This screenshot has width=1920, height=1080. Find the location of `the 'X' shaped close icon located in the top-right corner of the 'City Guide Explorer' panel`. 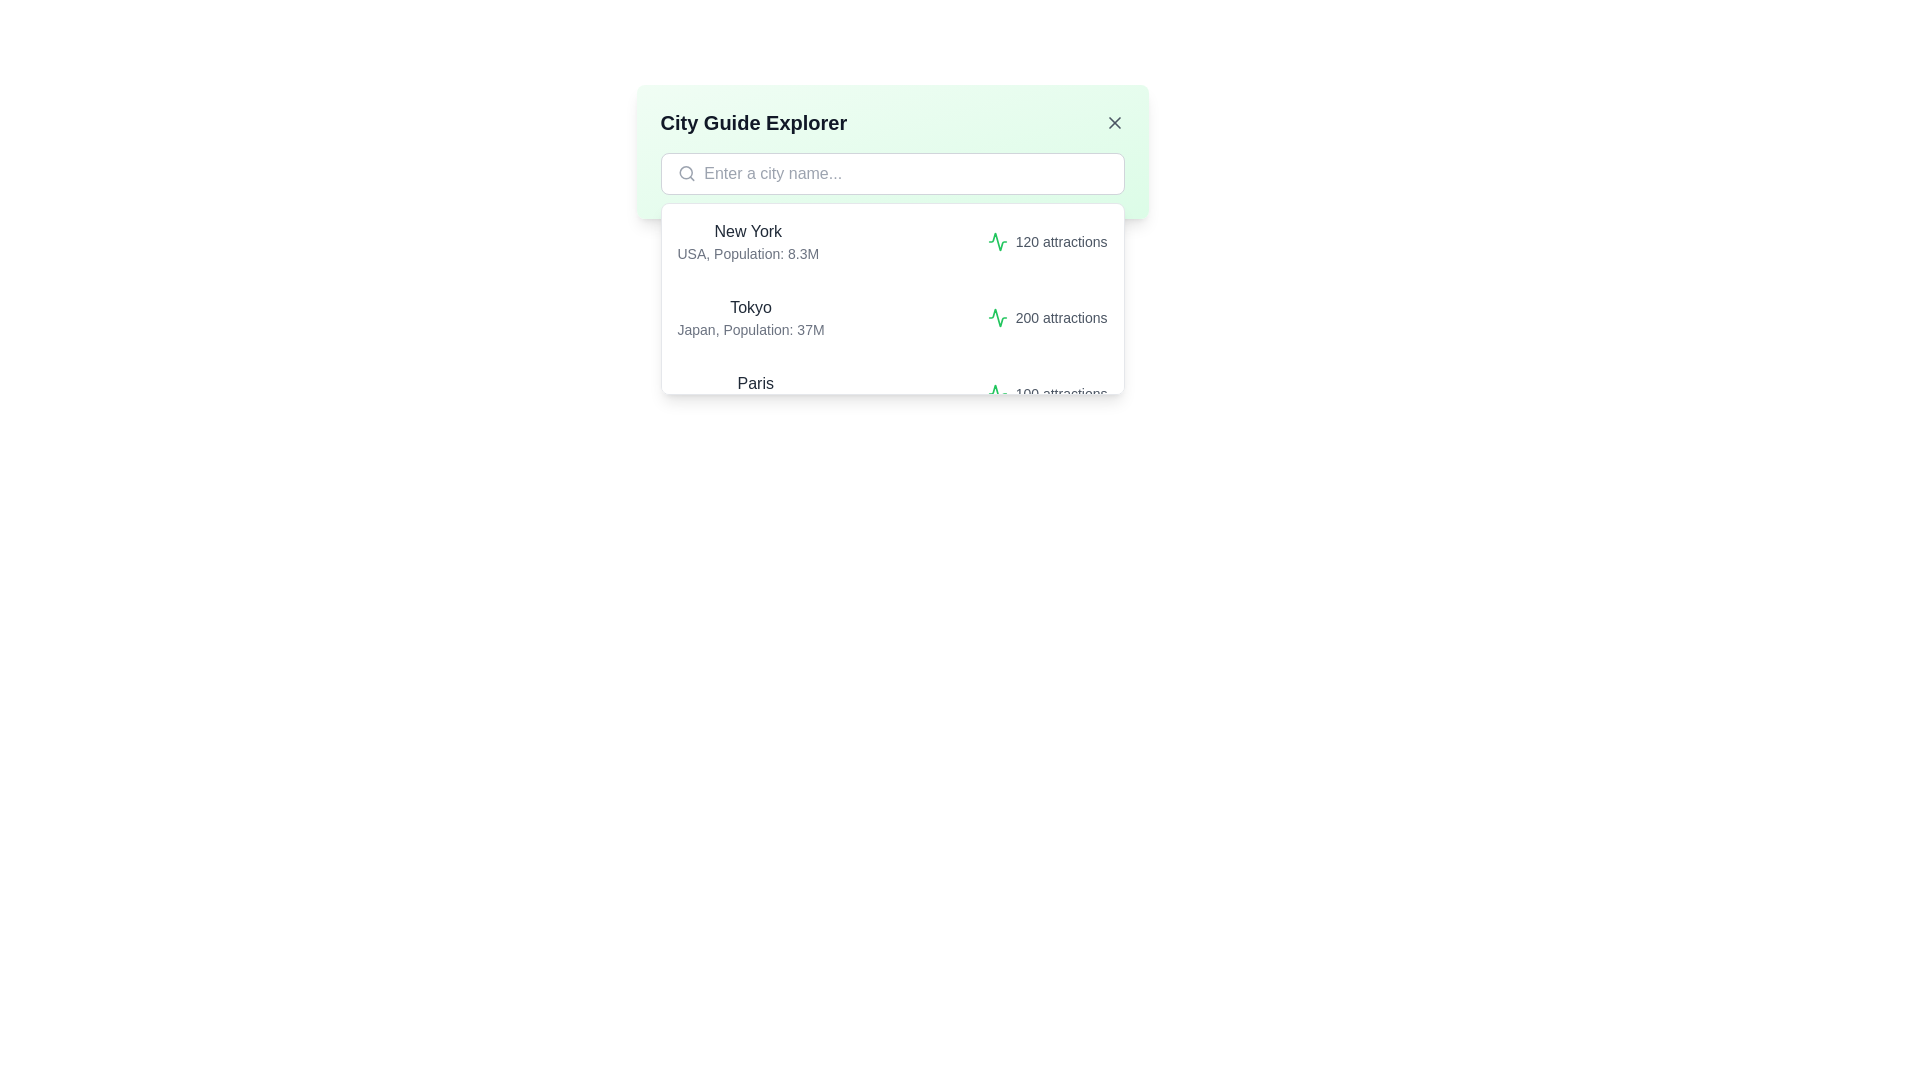

the 'X' shaped close icon located in the top-right corner of the 'City Guide Explorer' panel is located at coordinates (1113, 123).